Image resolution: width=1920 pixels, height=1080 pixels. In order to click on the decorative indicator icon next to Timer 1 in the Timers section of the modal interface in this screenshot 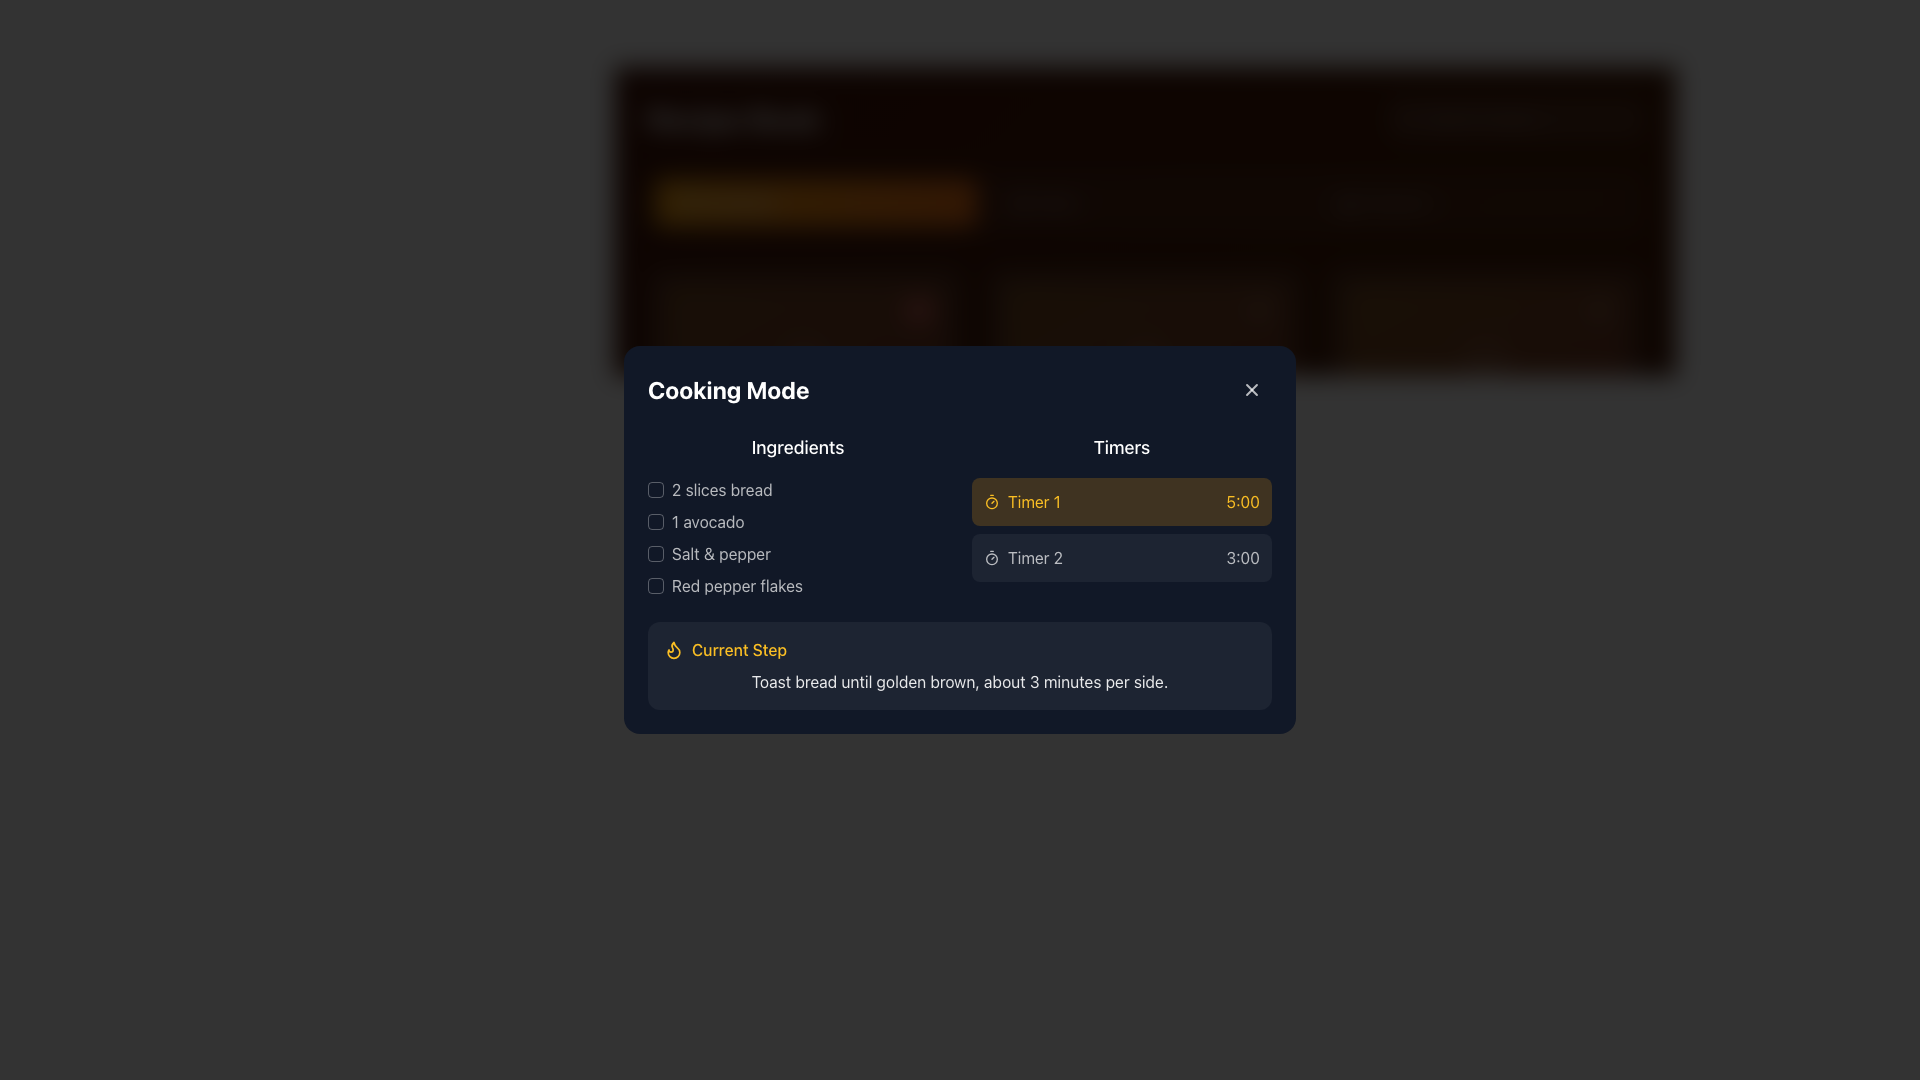, I will do `click(1218, 472)`.